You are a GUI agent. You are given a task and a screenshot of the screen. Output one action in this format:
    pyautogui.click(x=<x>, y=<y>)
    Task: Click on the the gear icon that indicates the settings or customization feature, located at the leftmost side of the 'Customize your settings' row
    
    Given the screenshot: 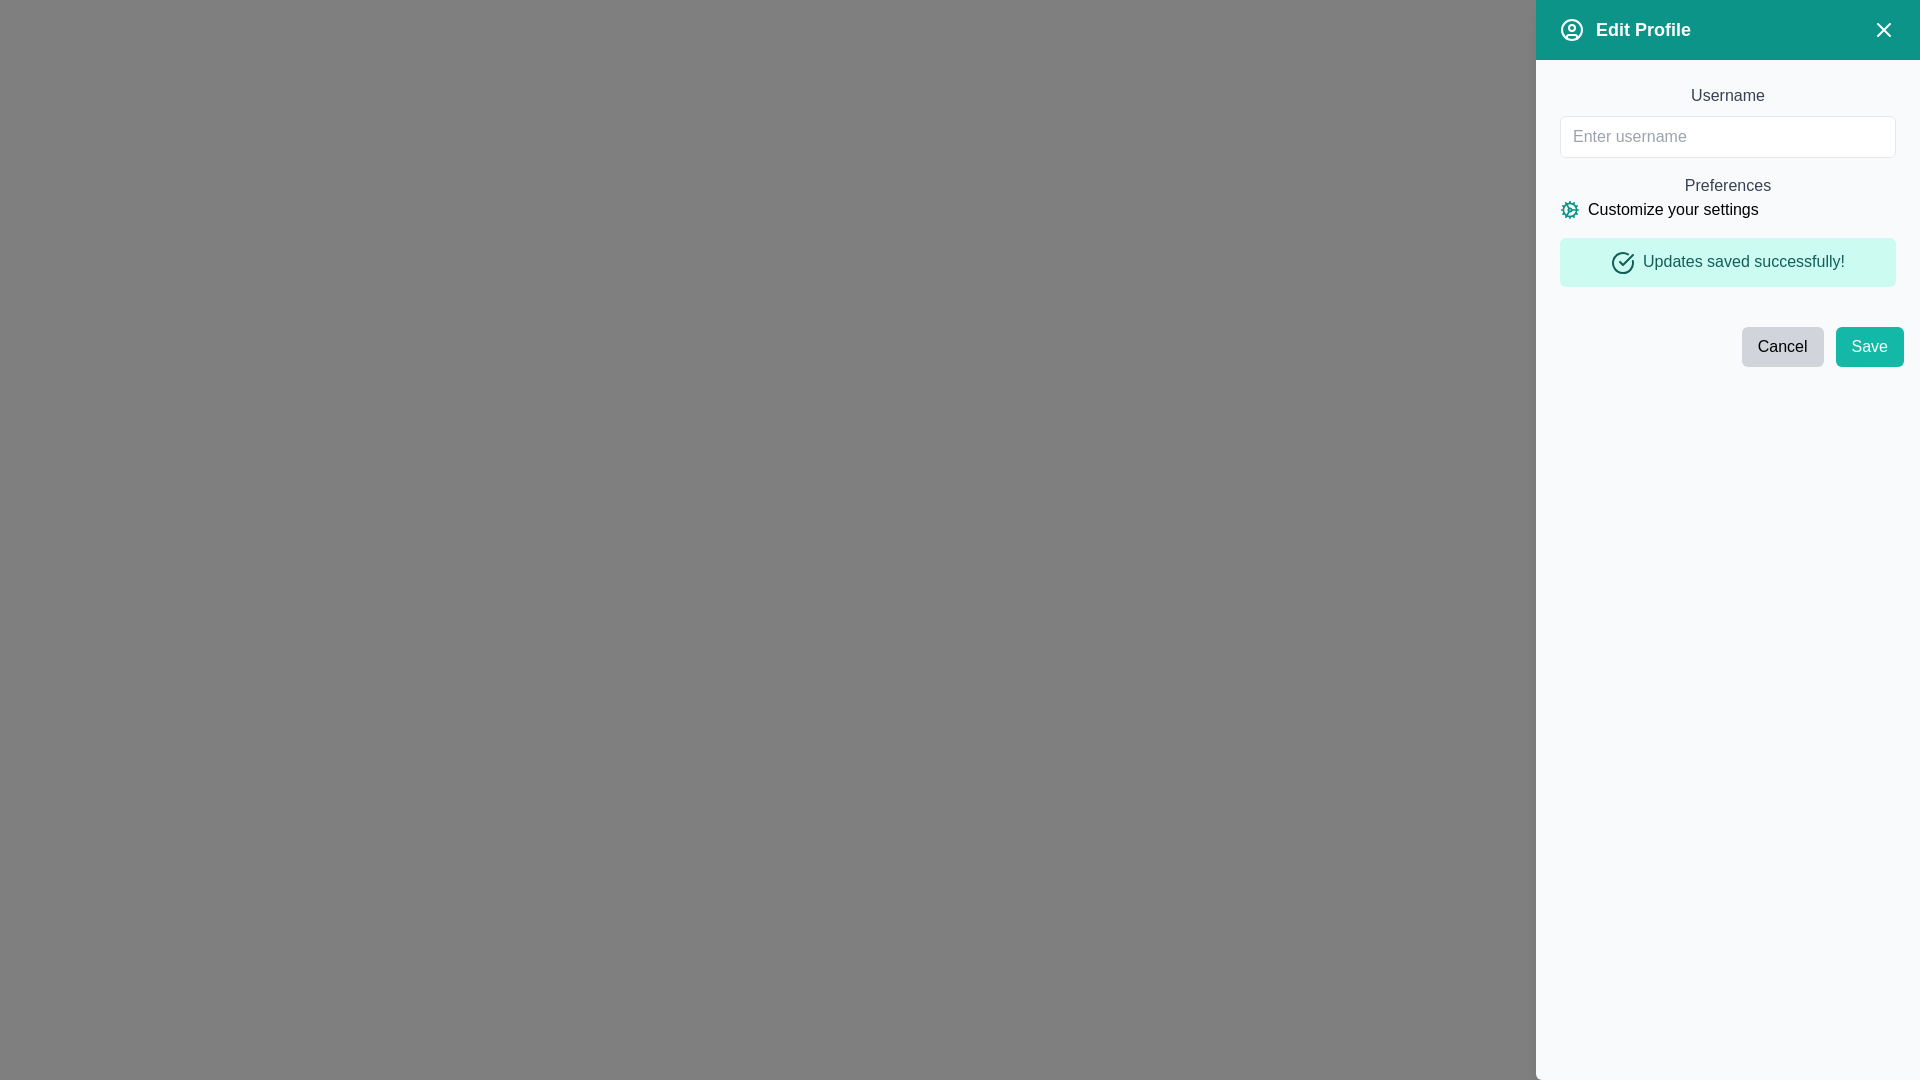 What is the action you would take?
    pyautogui.click(x=1568, y=209)
    